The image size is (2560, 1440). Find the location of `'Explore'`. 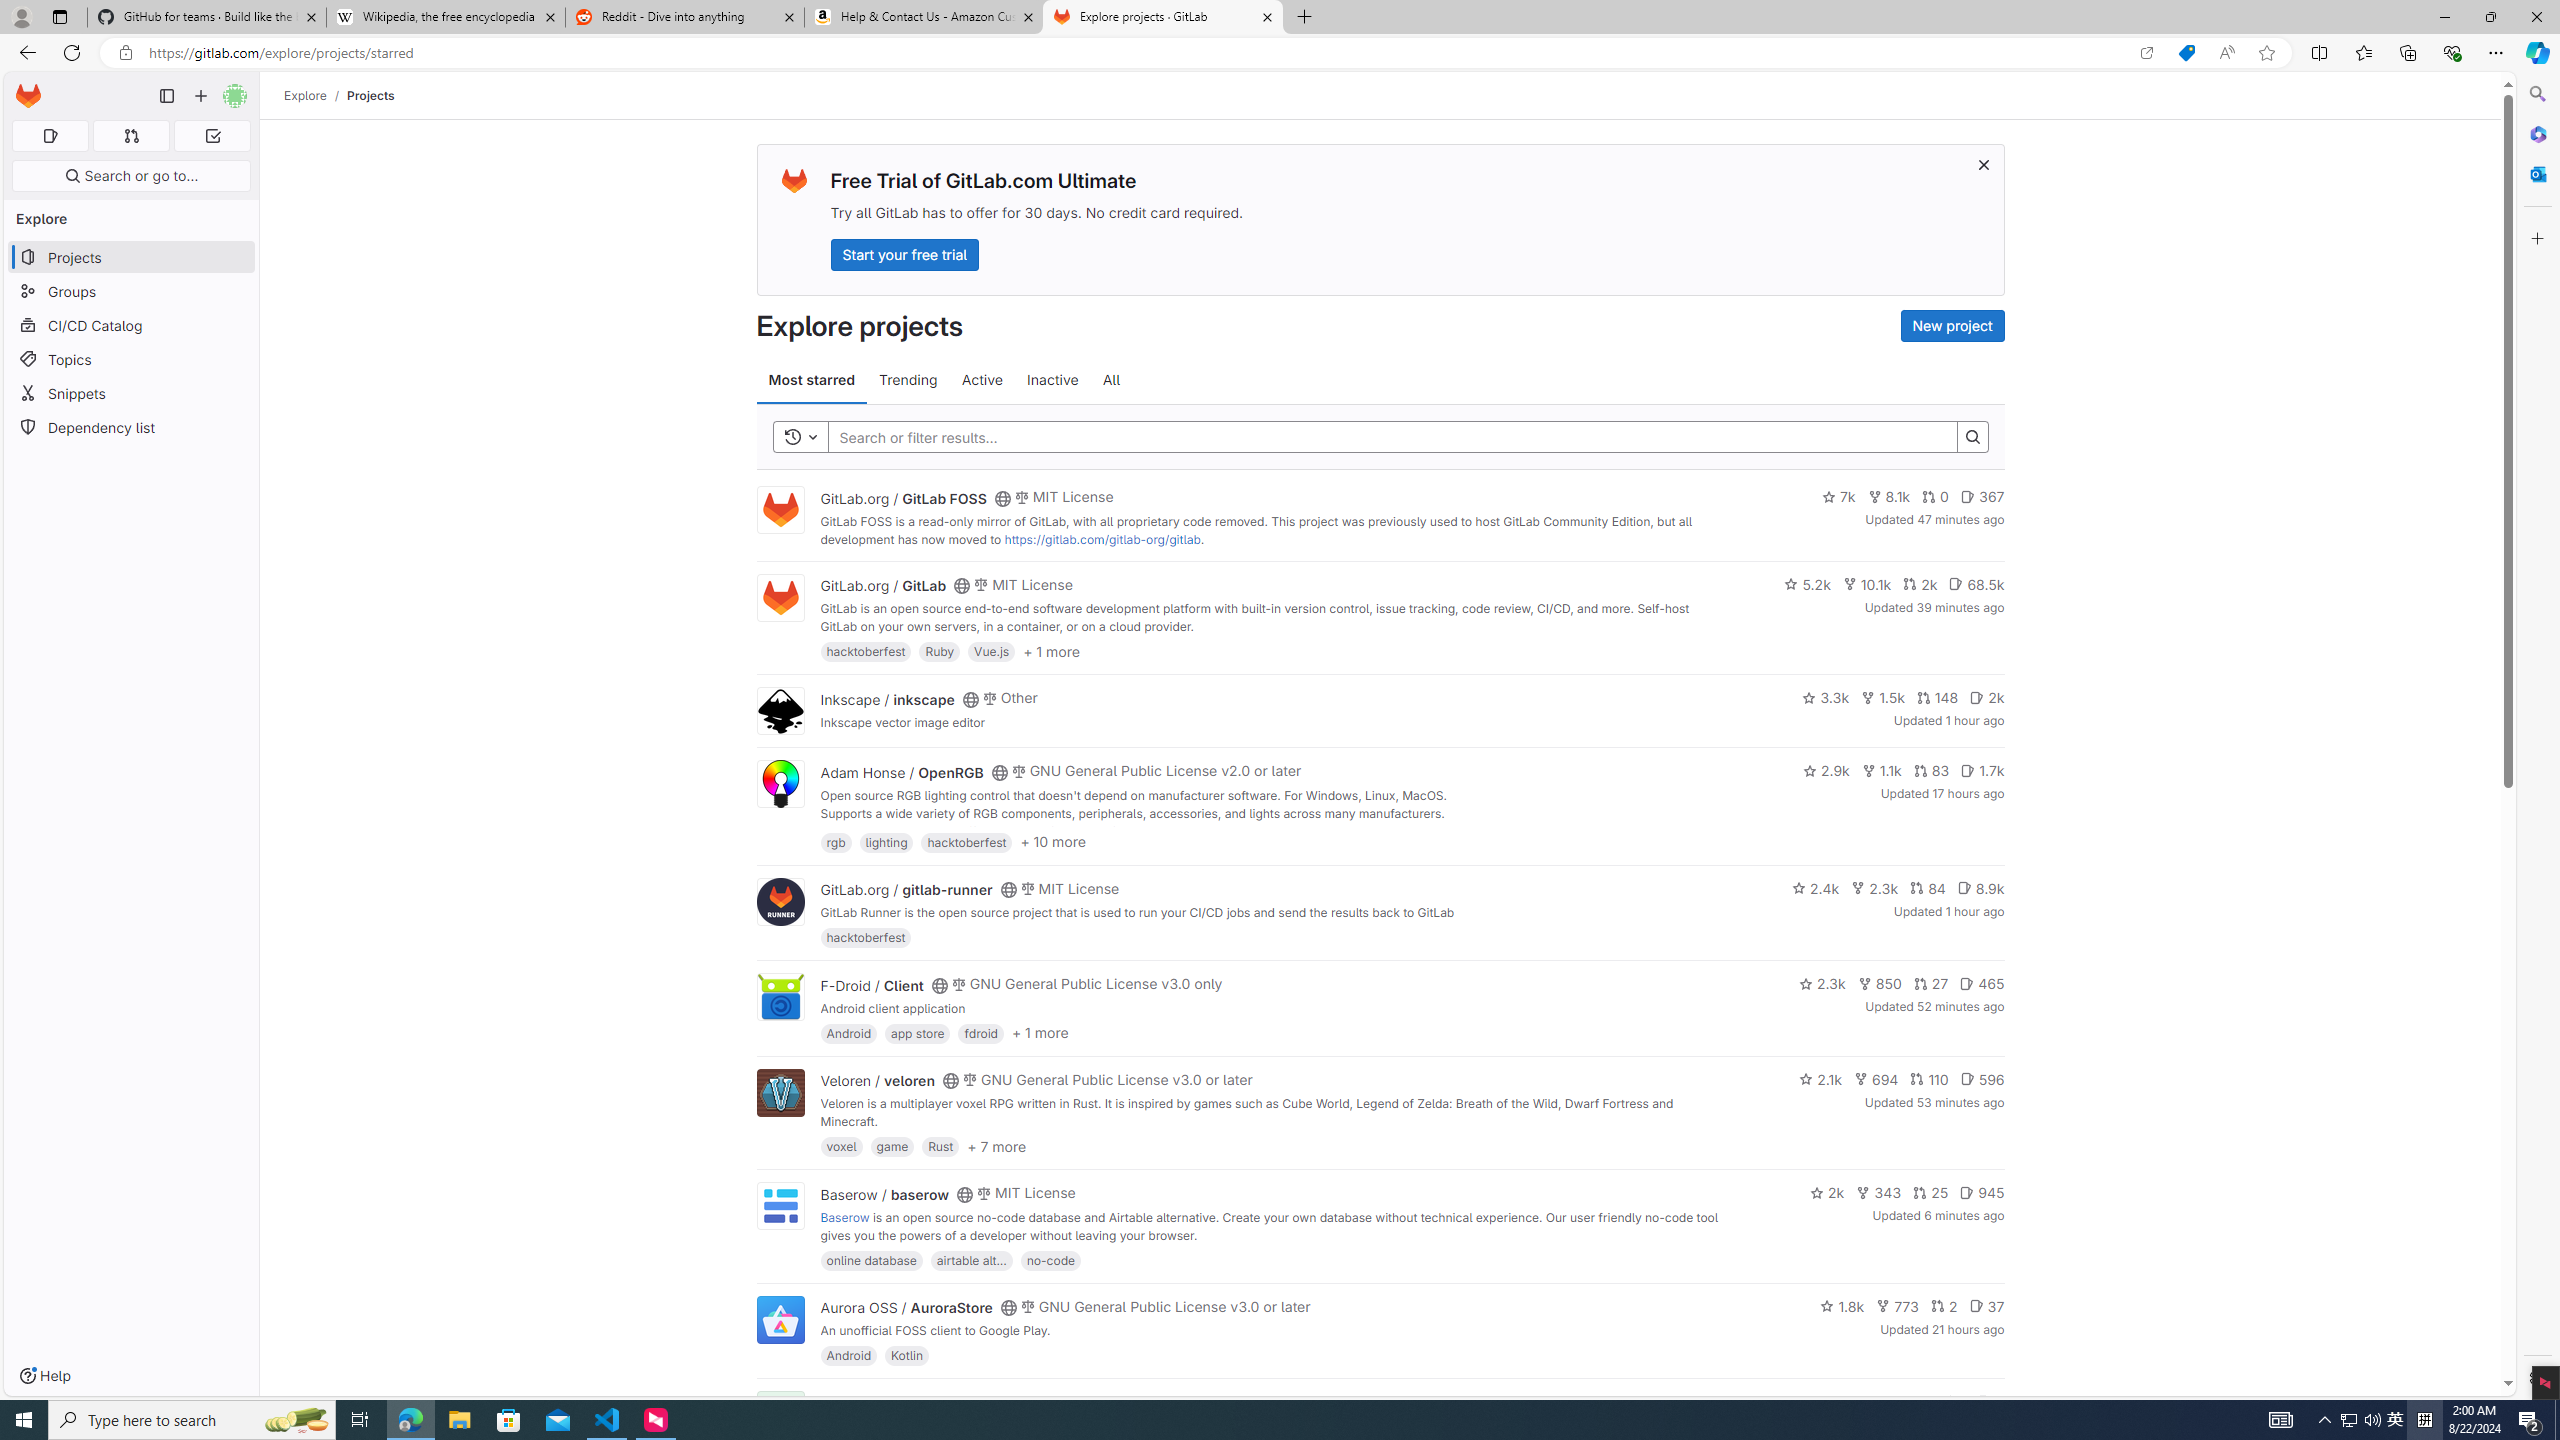

'Explore' is located at coordinates (305, 95).